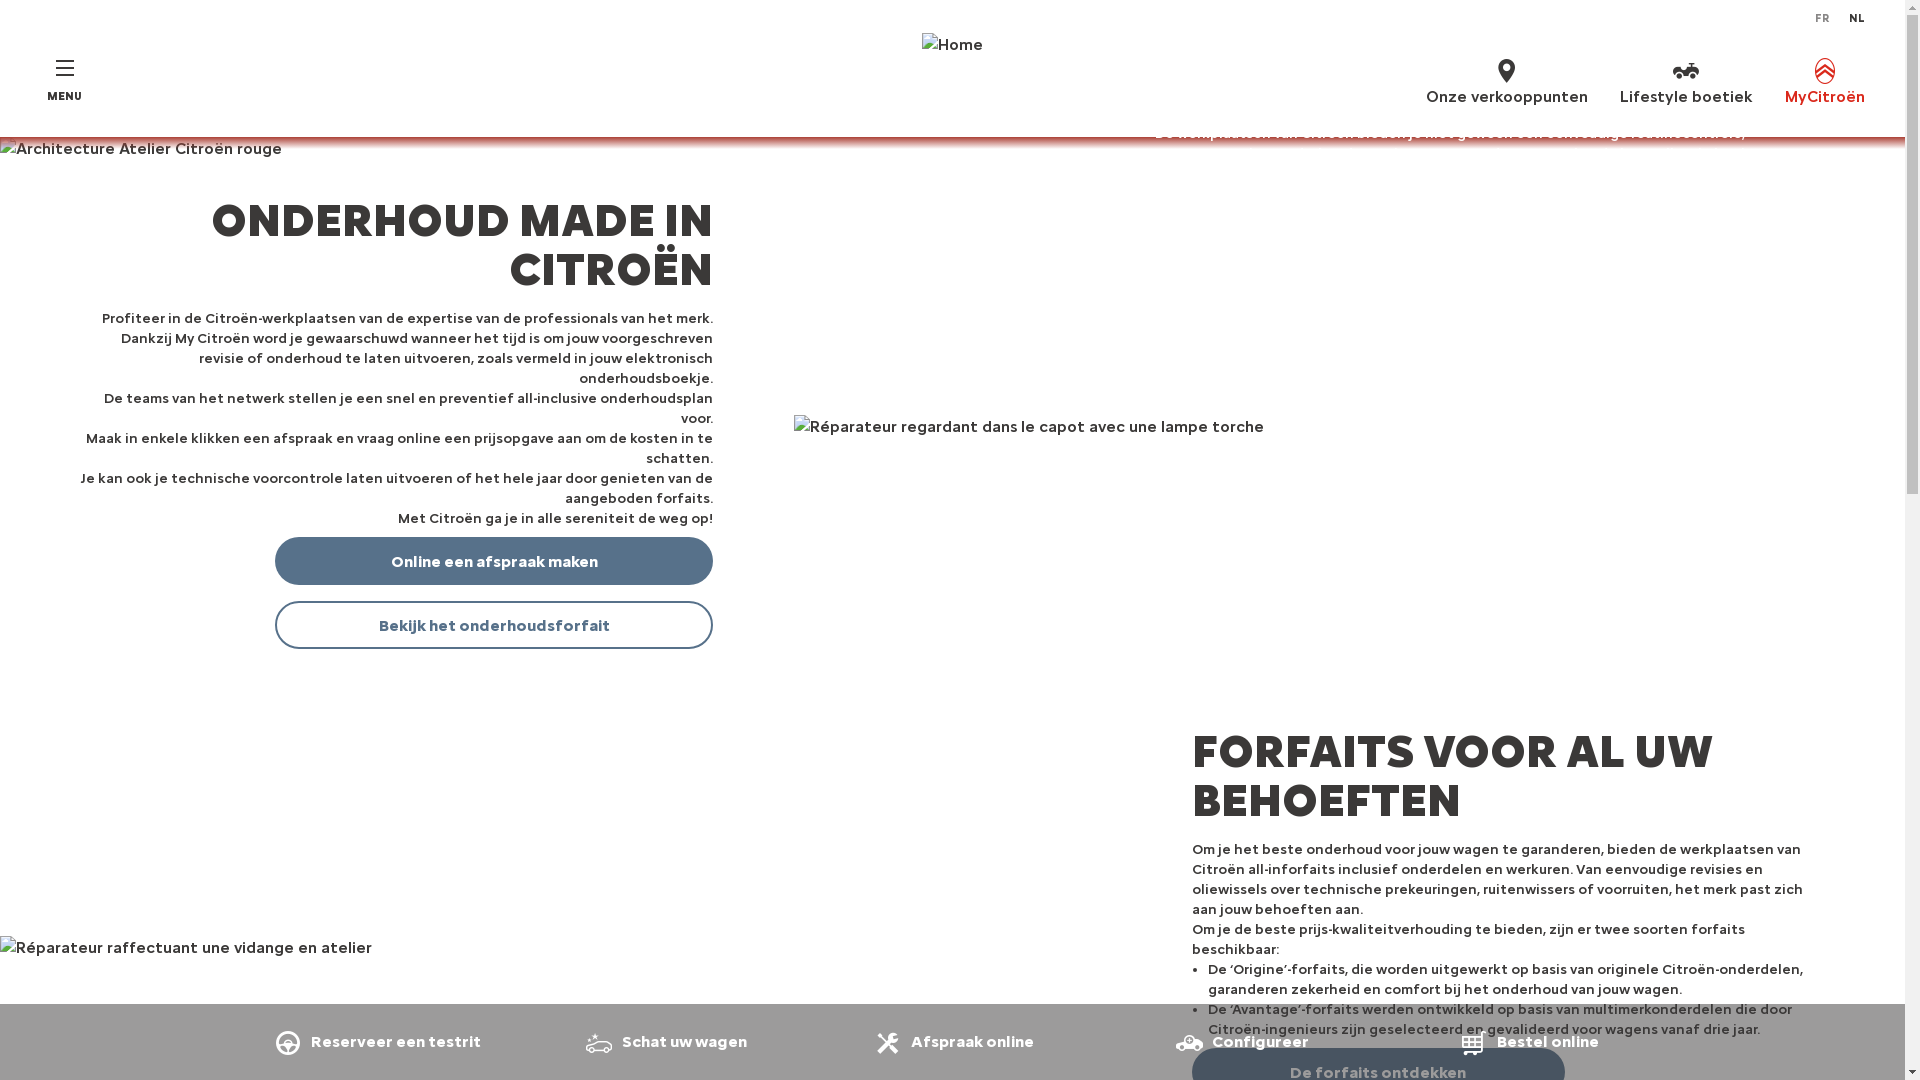 The width and height of the screenshot is (1920, 1080). I want to click on 'FR', so click(1822, 19).